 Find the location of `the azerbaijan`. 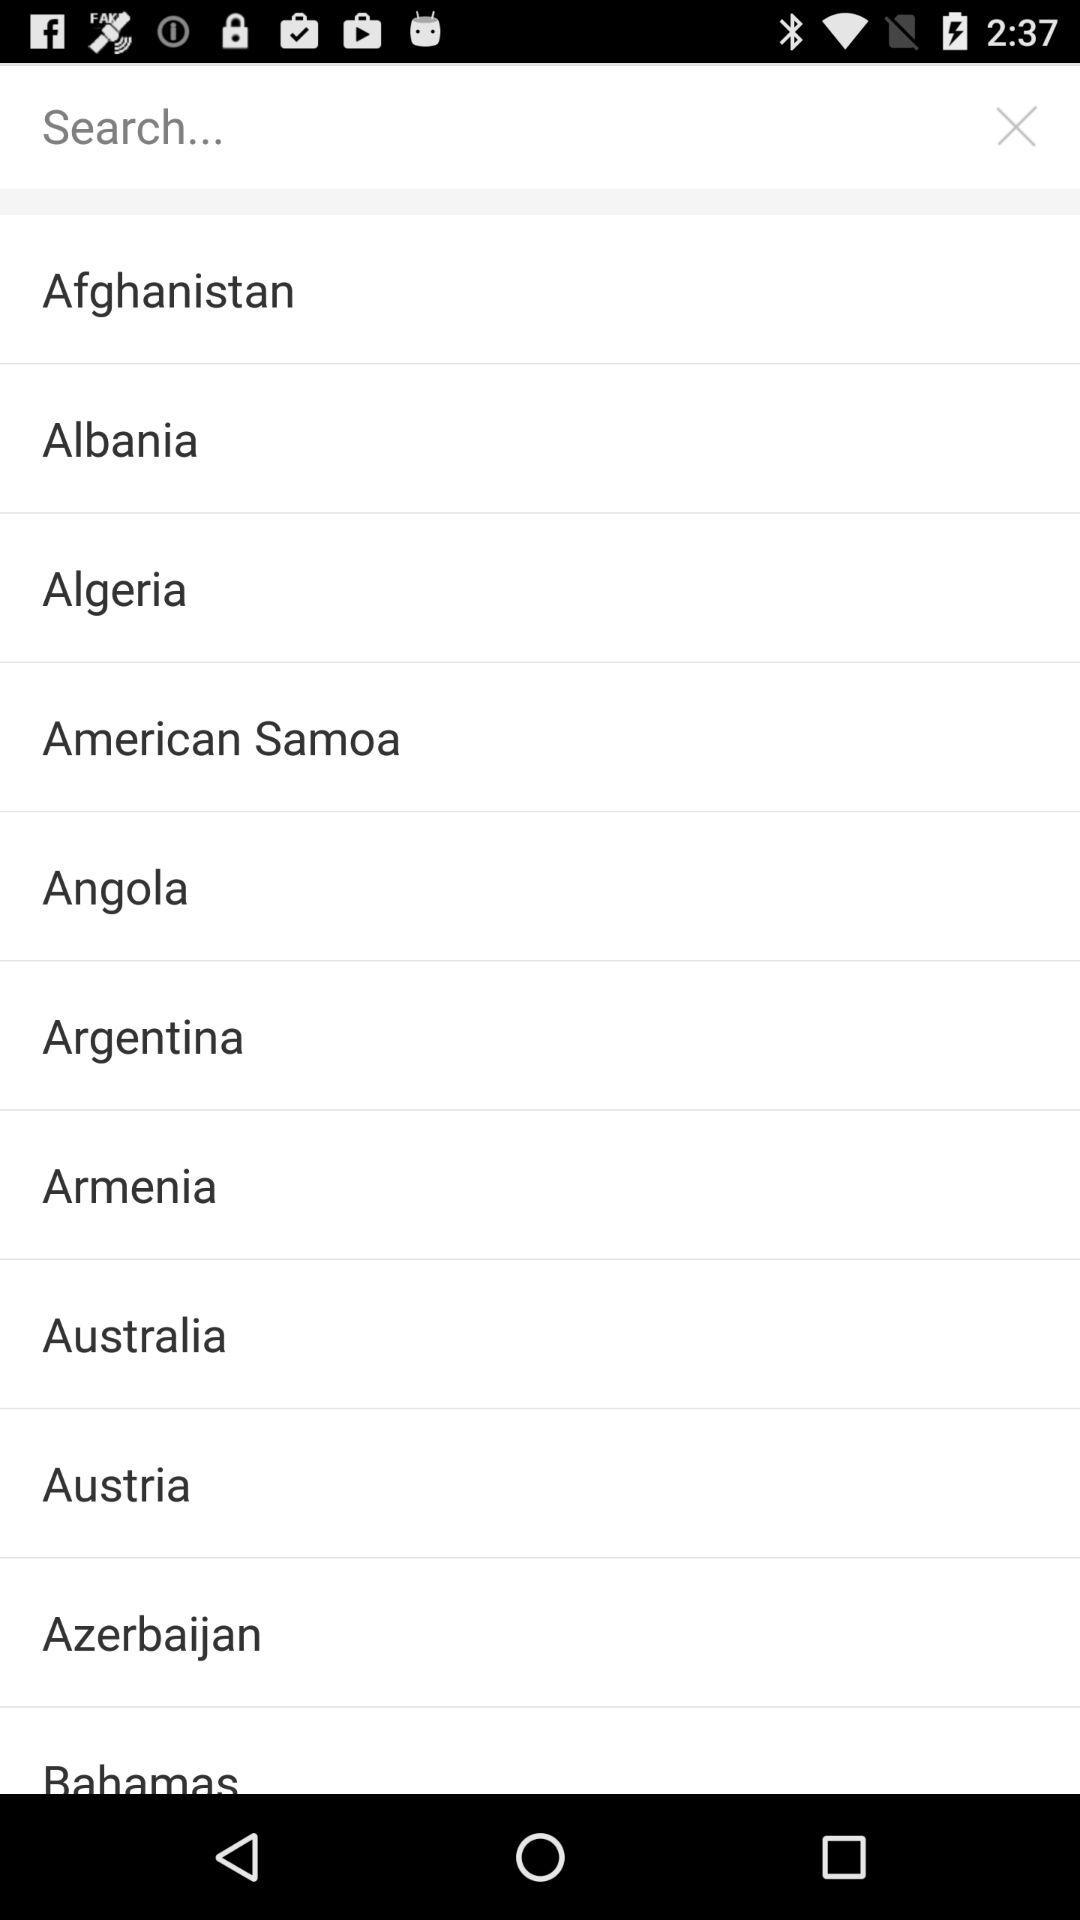

the azerbaijan is located at coordinates (540, 1632).